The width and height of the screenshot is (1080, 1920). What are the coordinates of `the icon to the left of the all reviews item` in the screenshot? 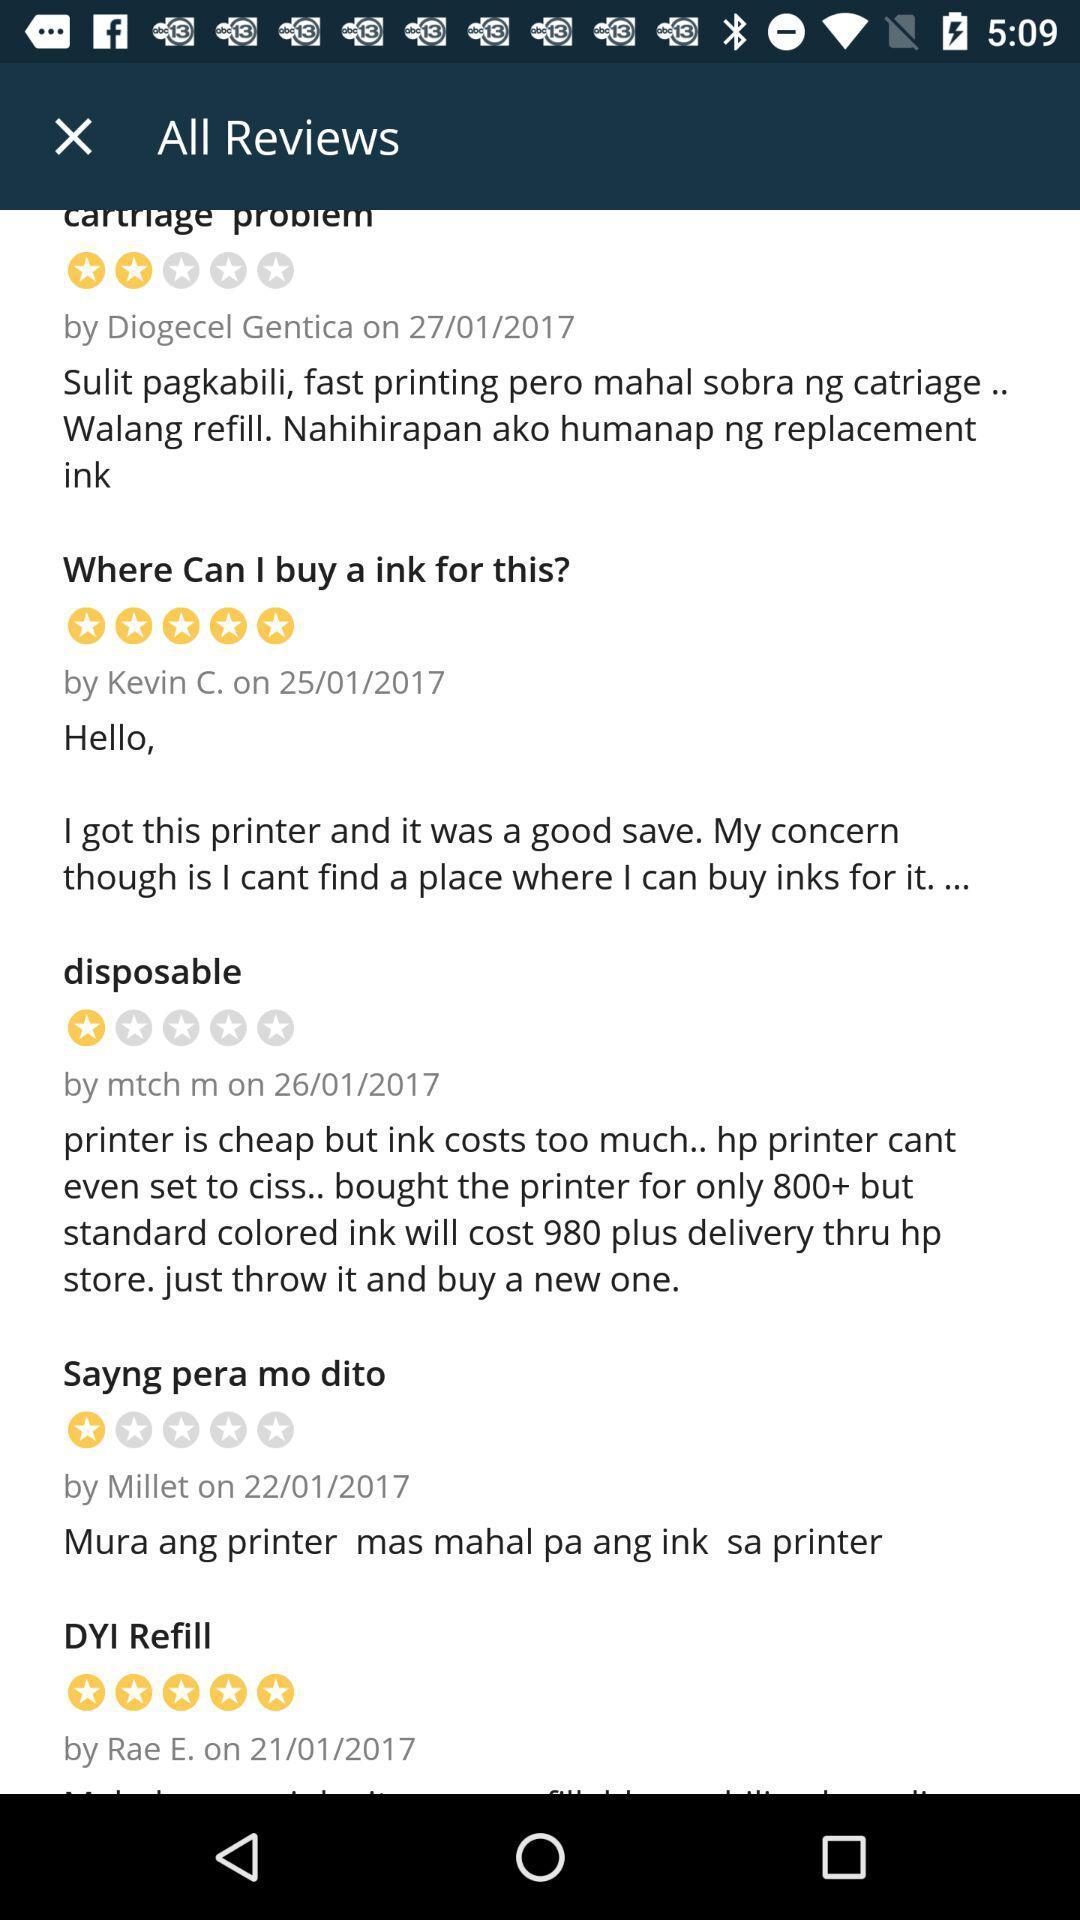 It's located at (72, 135).